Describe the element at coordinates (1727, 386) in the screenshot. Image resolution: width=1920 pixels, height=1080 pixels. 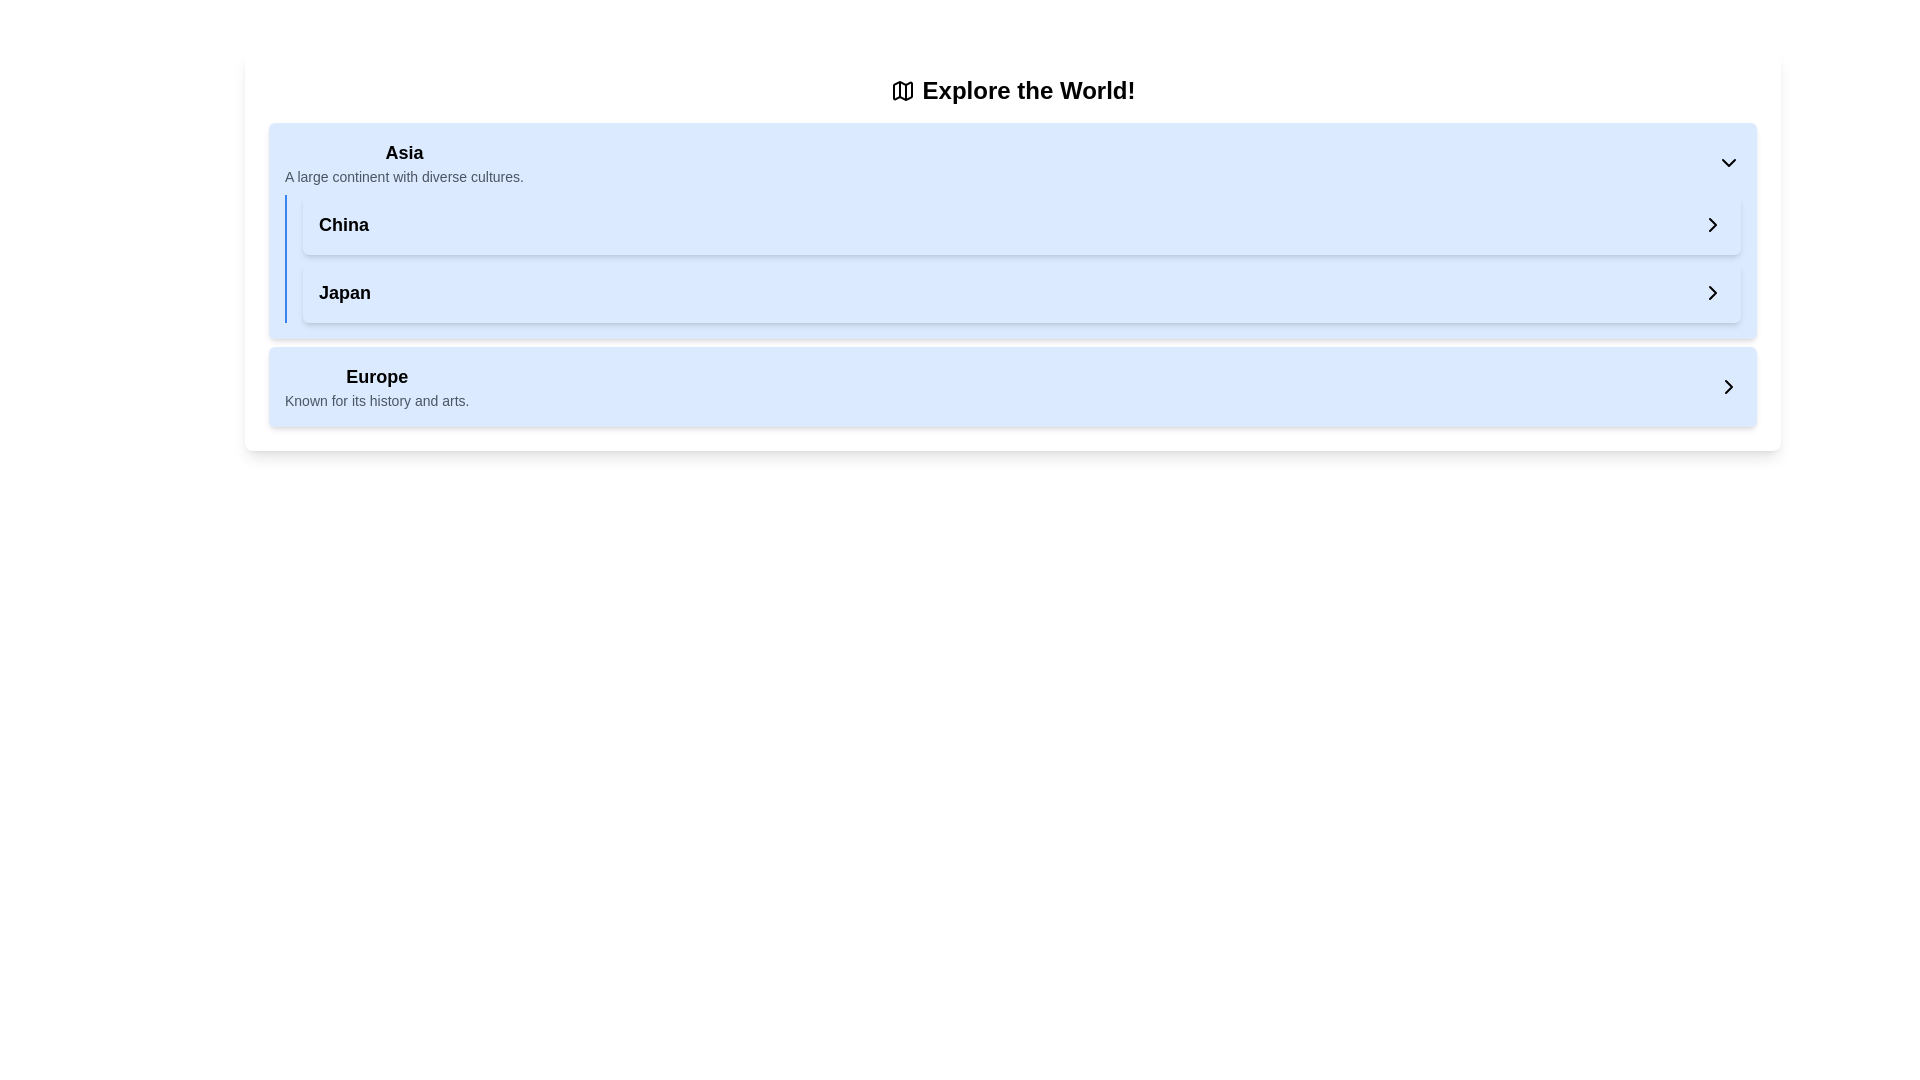
I see `the right-facing chevron icon located in the far right section of the 'Europe' row to initiate navigation` at that location.